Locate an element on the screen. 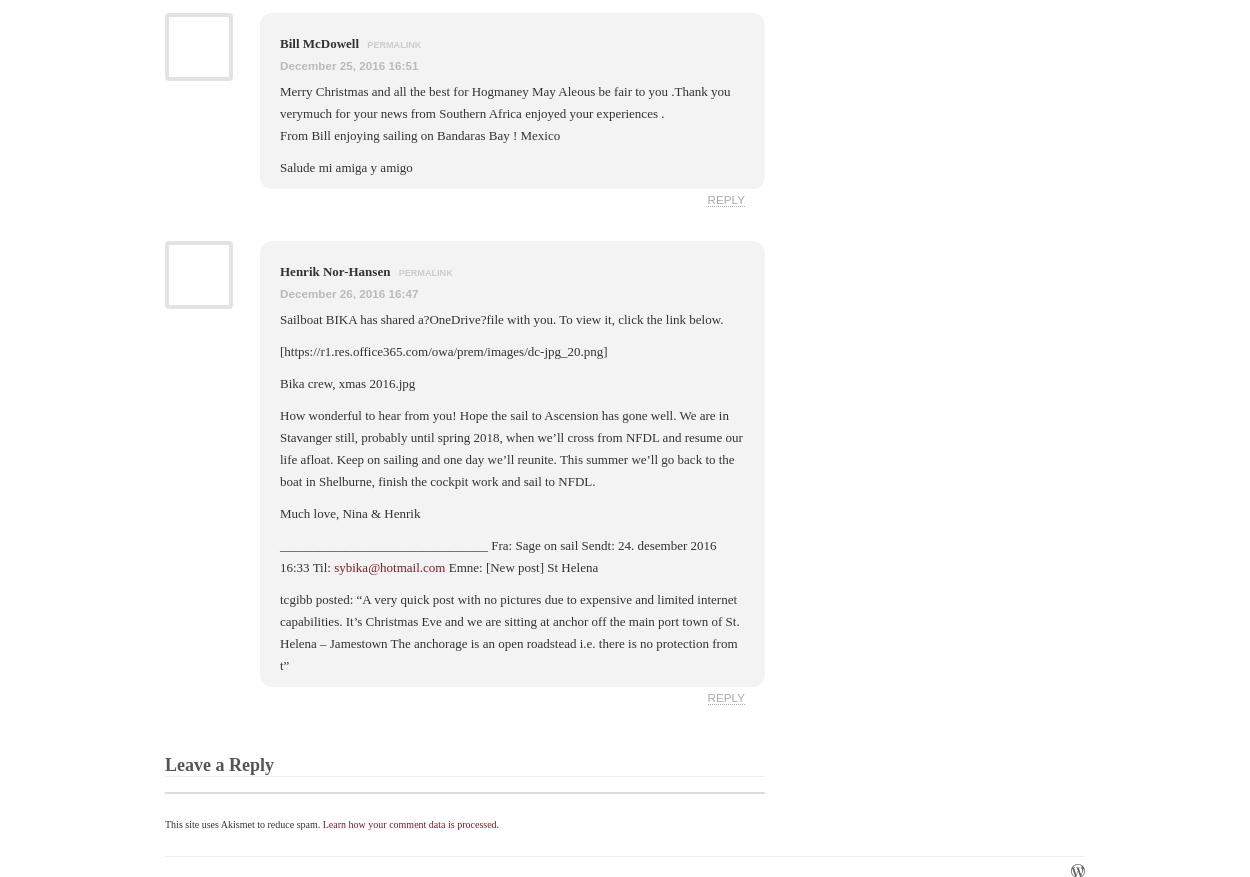  'Bill McDowell' is located at coordinates (280, 42).